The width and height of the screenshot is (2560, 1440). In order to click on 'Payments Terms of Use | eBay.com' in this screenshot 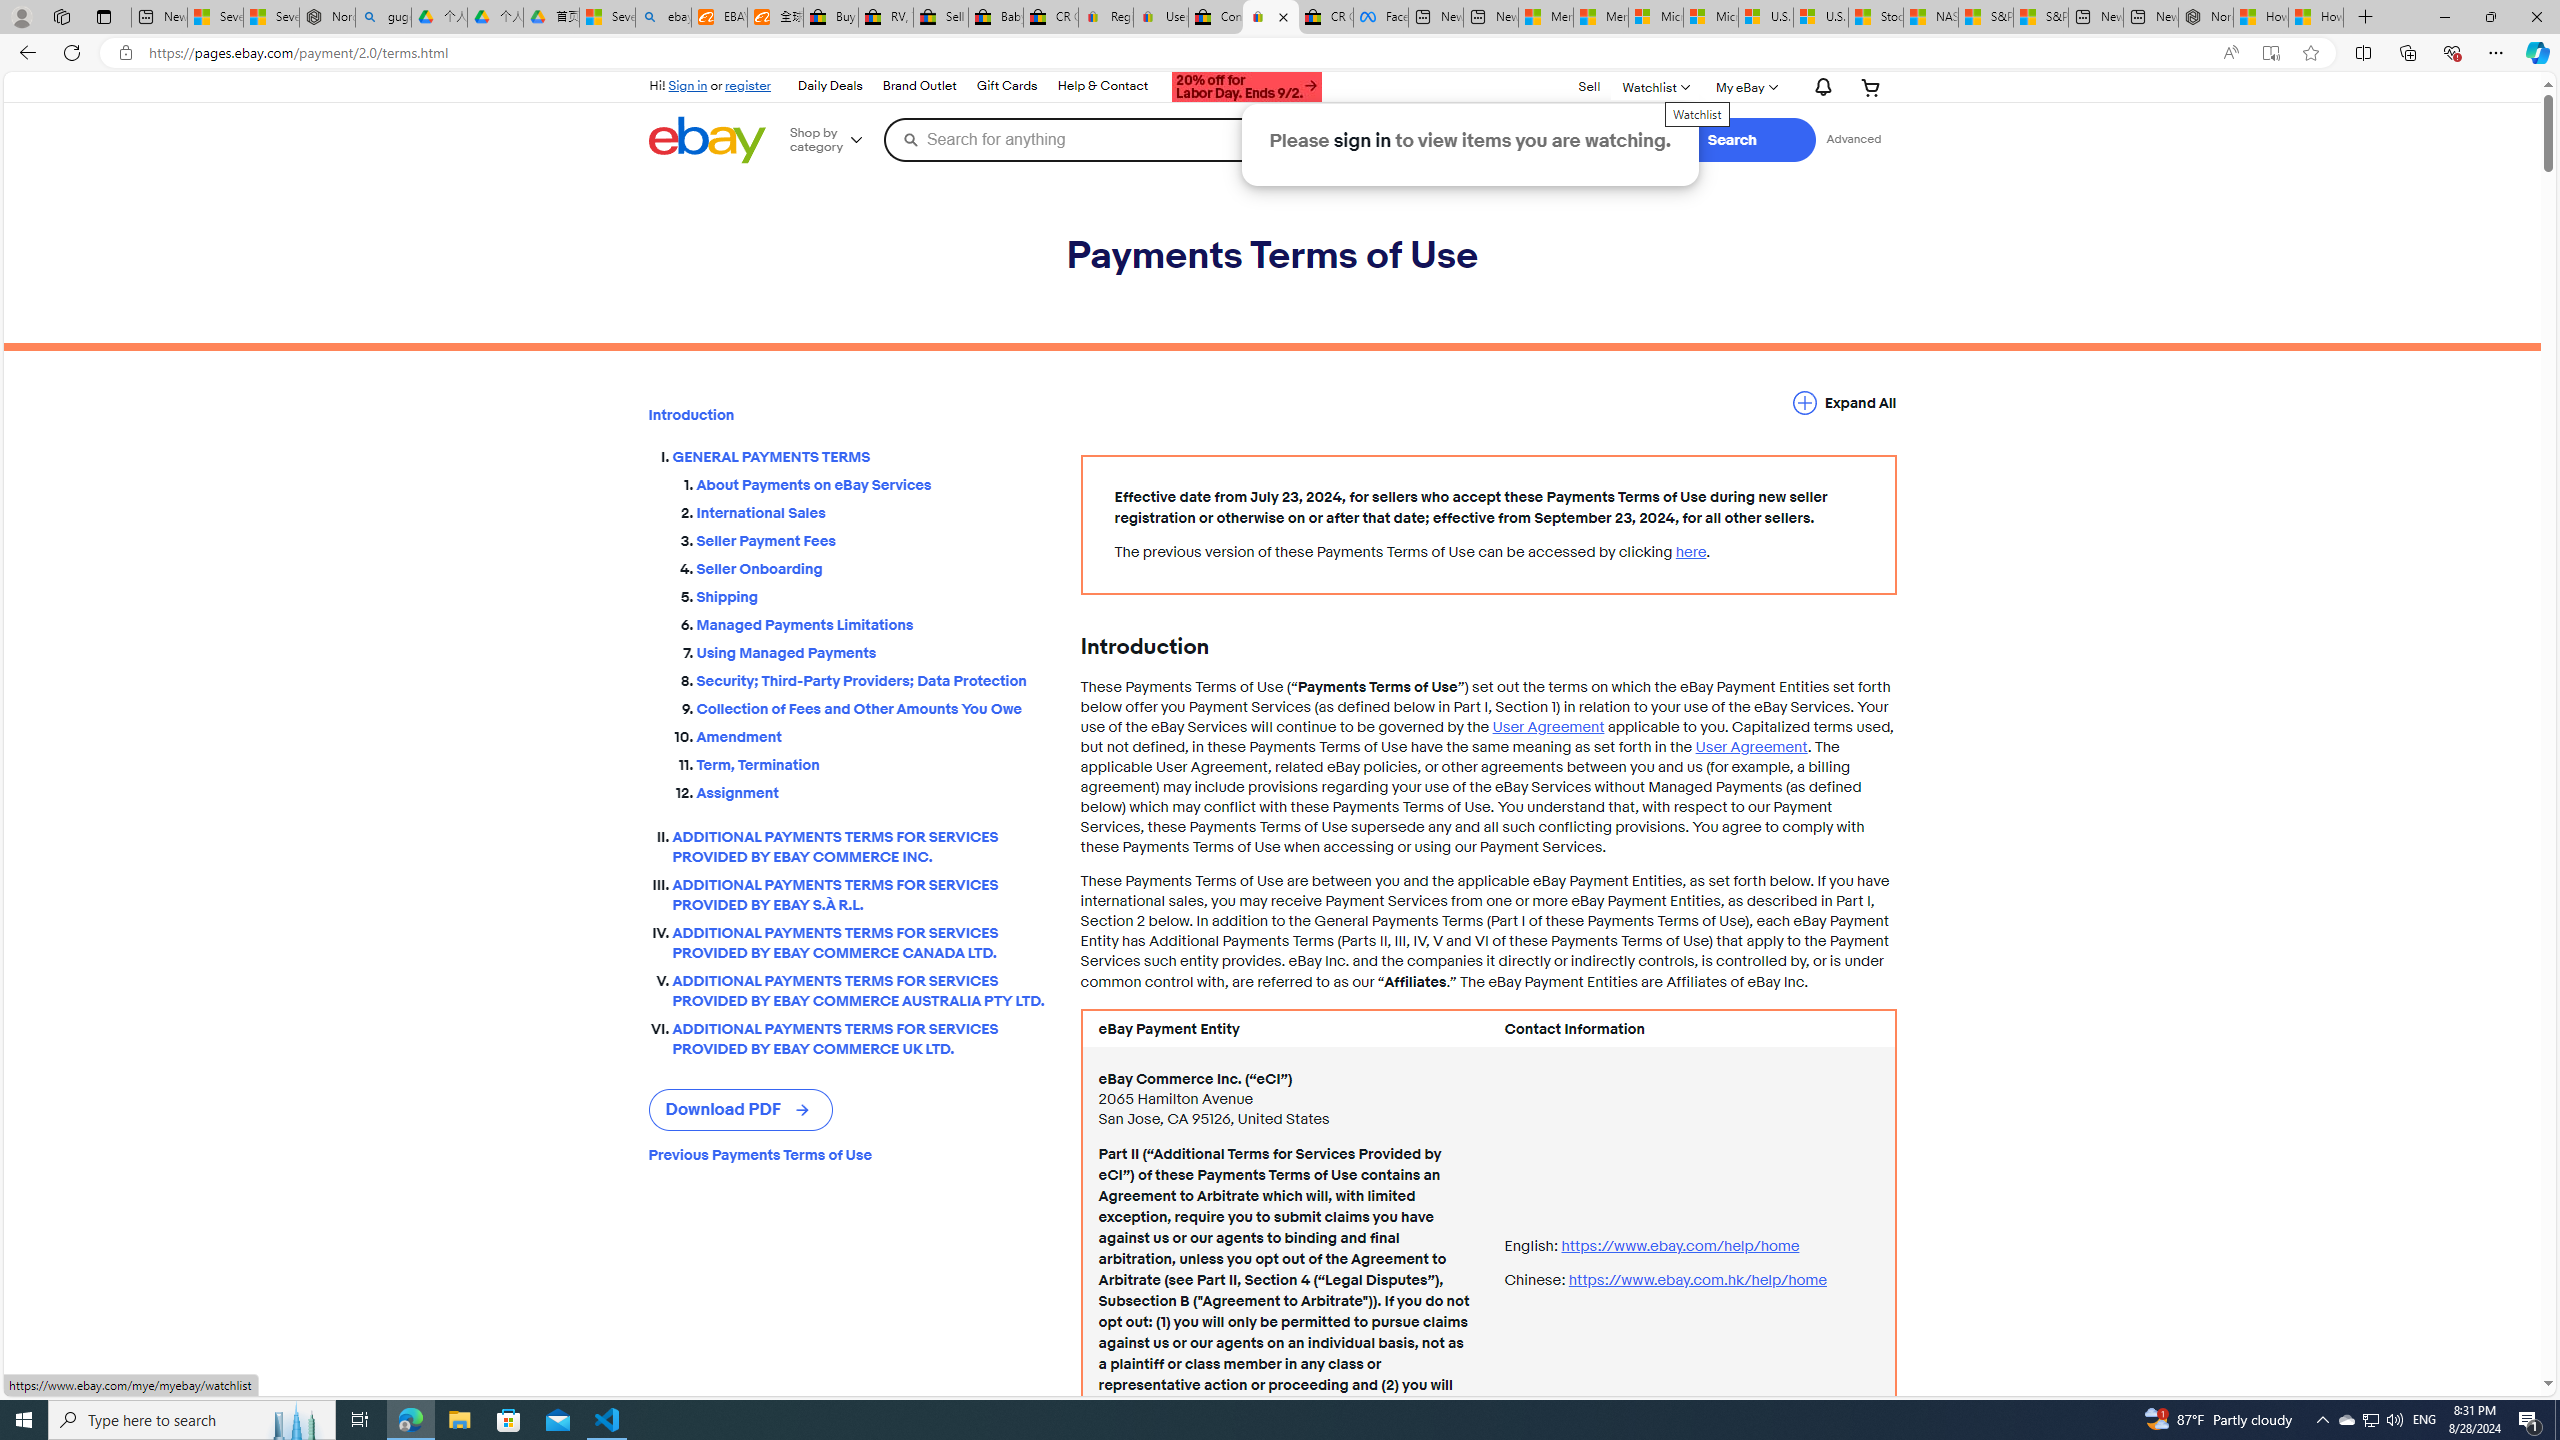, I will do `click(1271, 16)`.